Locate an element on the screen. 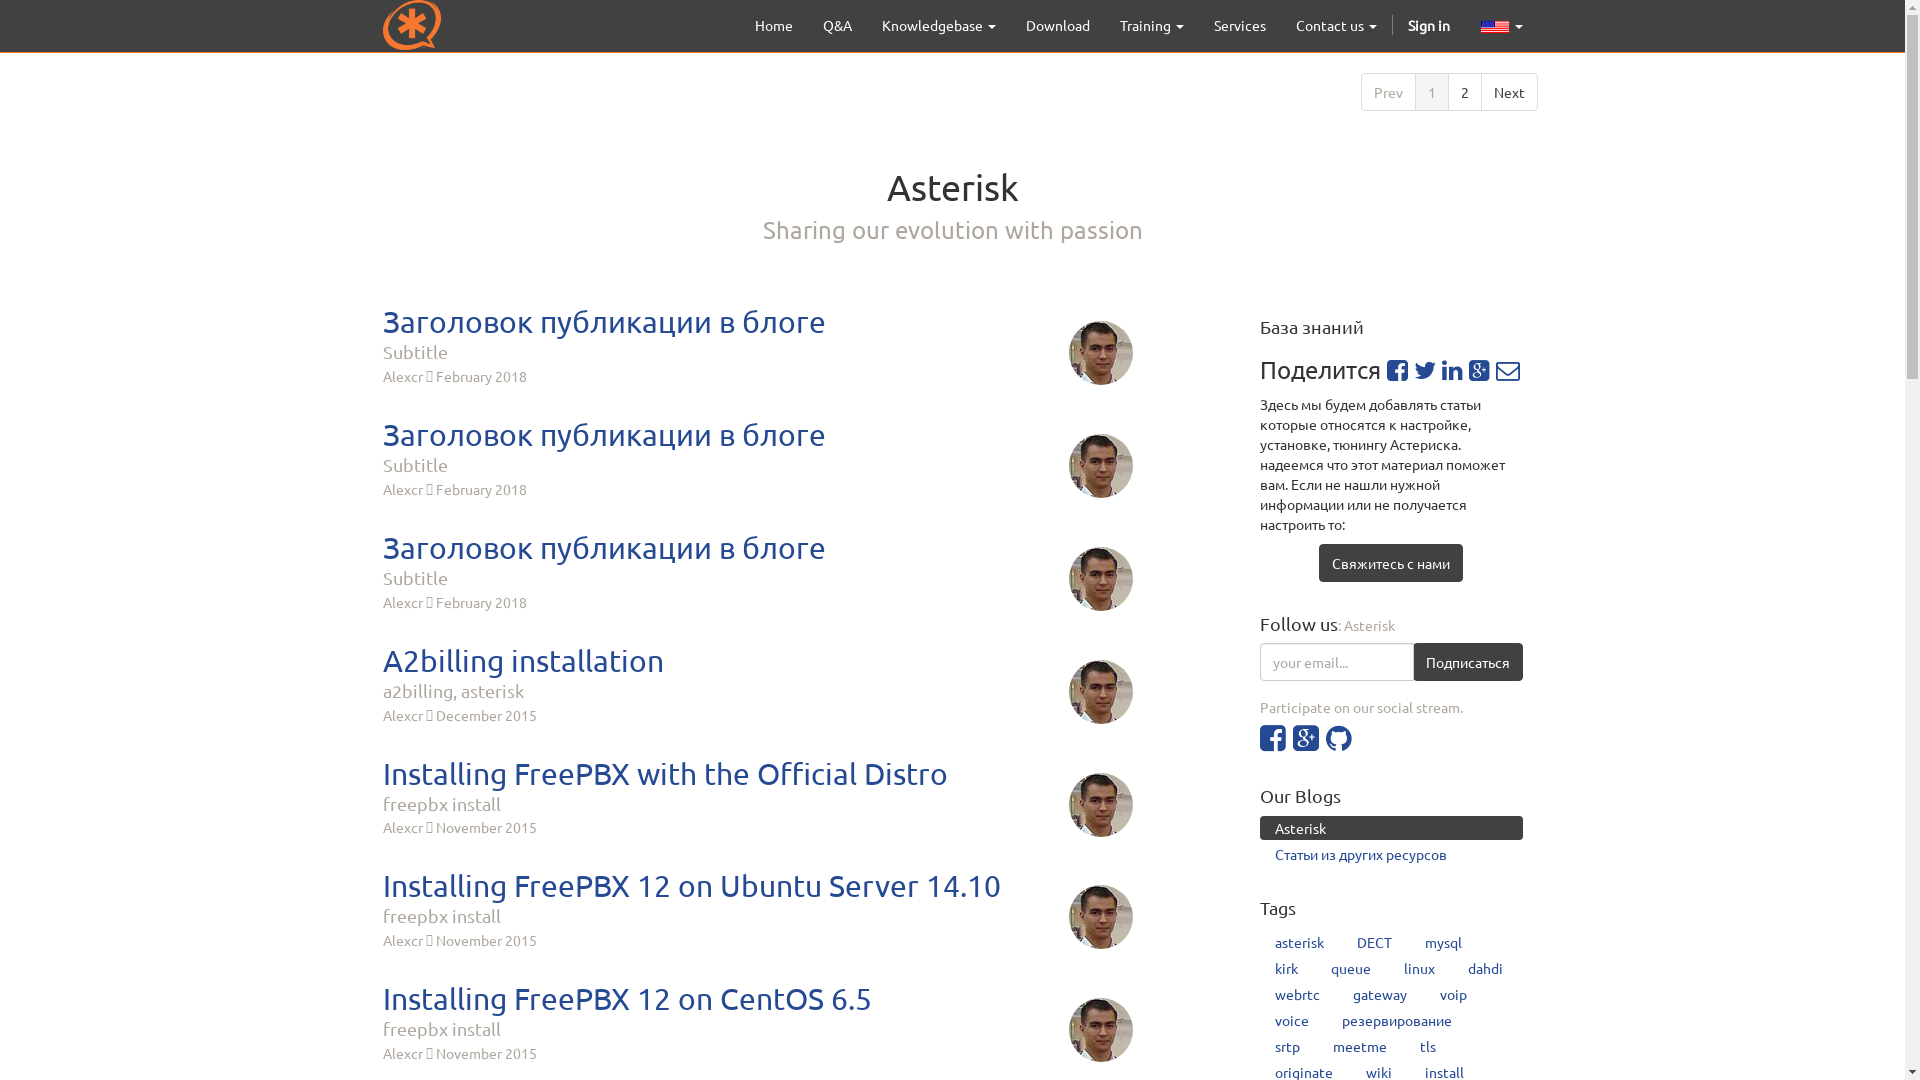  'English' is located at coordinates (1494, 27).